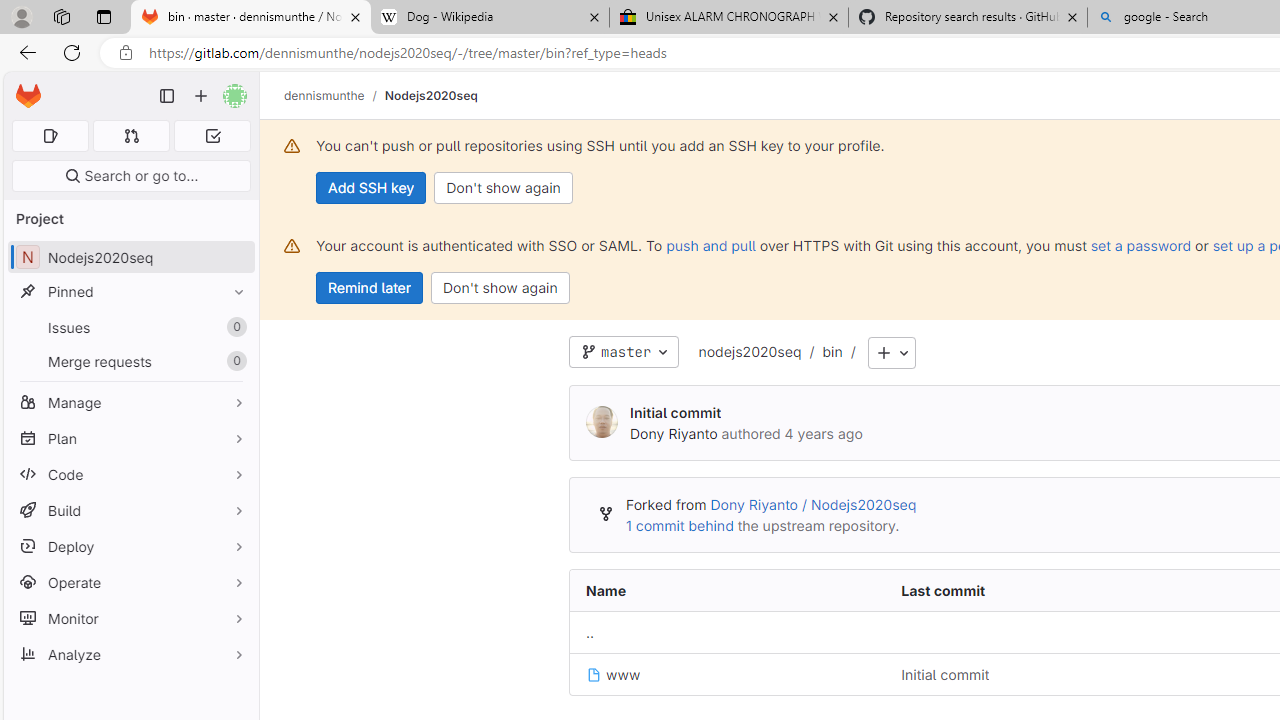  Describe the element at coordinates (130, 256) in the screenshot. I see `'N Nodejs2020seq'` at that location.